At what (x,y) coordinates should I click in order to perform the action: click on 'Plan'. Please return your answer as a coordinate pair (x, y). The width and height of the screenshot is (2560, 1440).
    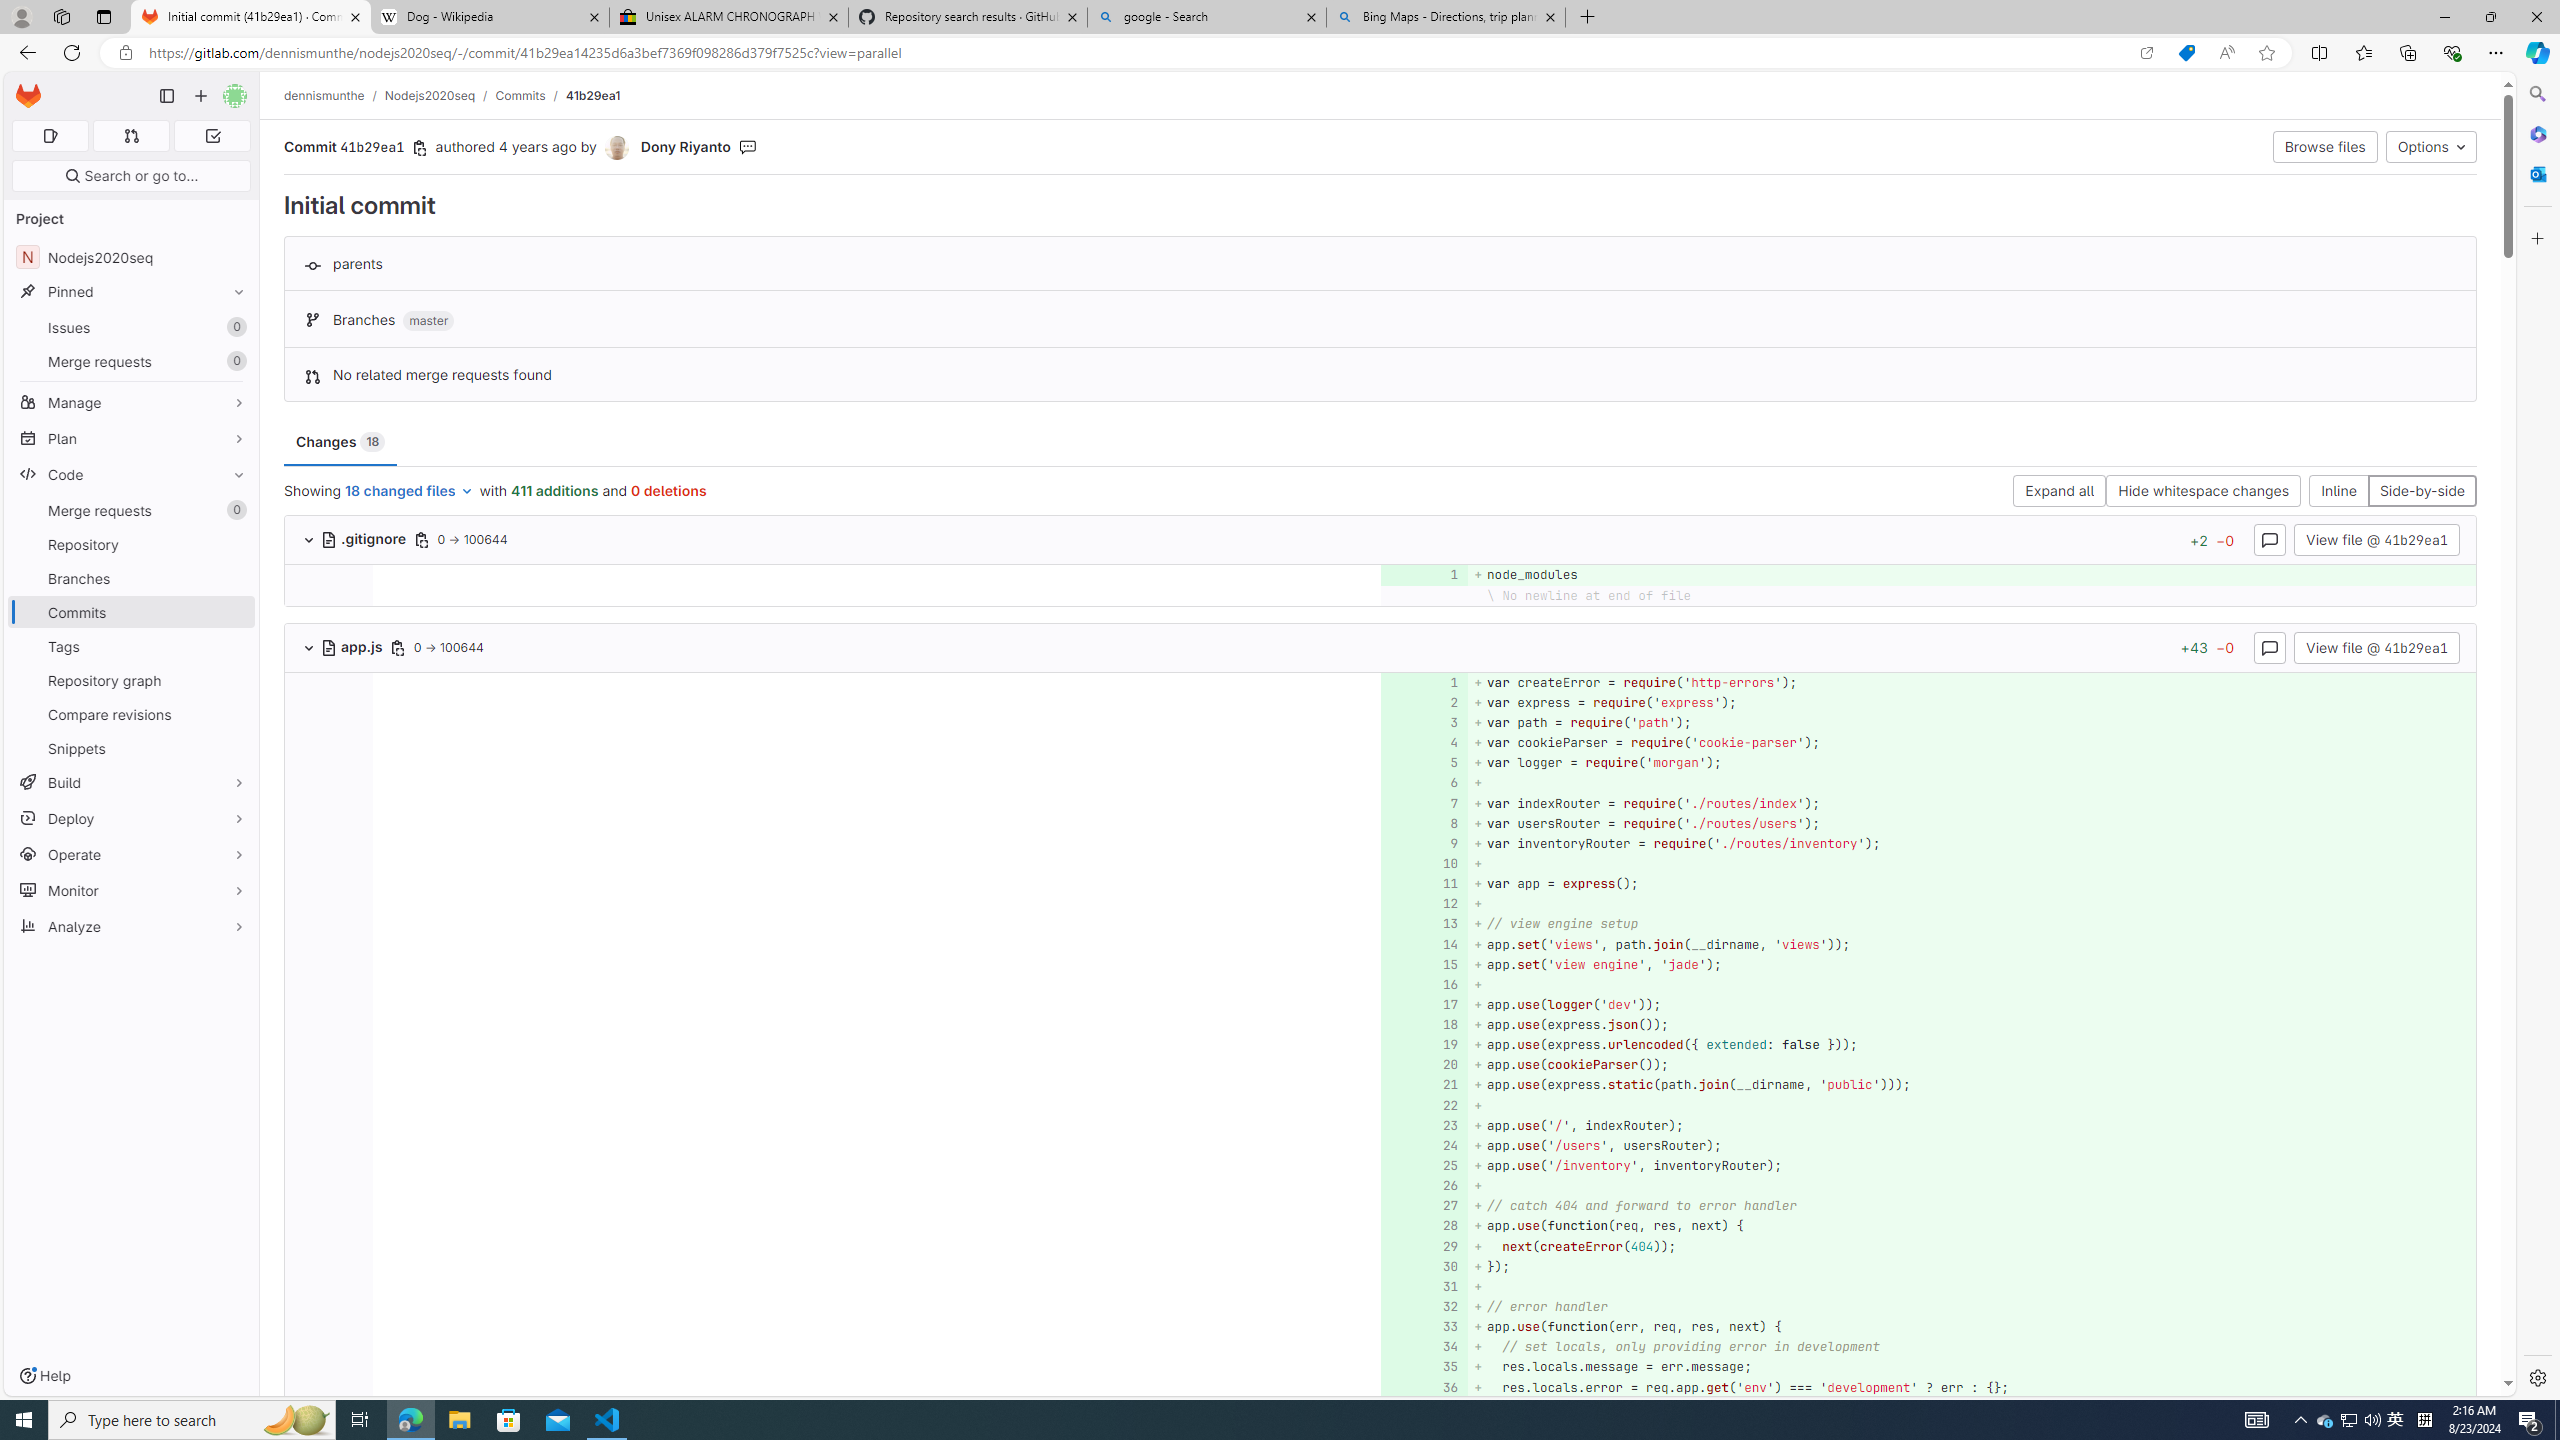
    Looking at the image, I should click on (130, 437).